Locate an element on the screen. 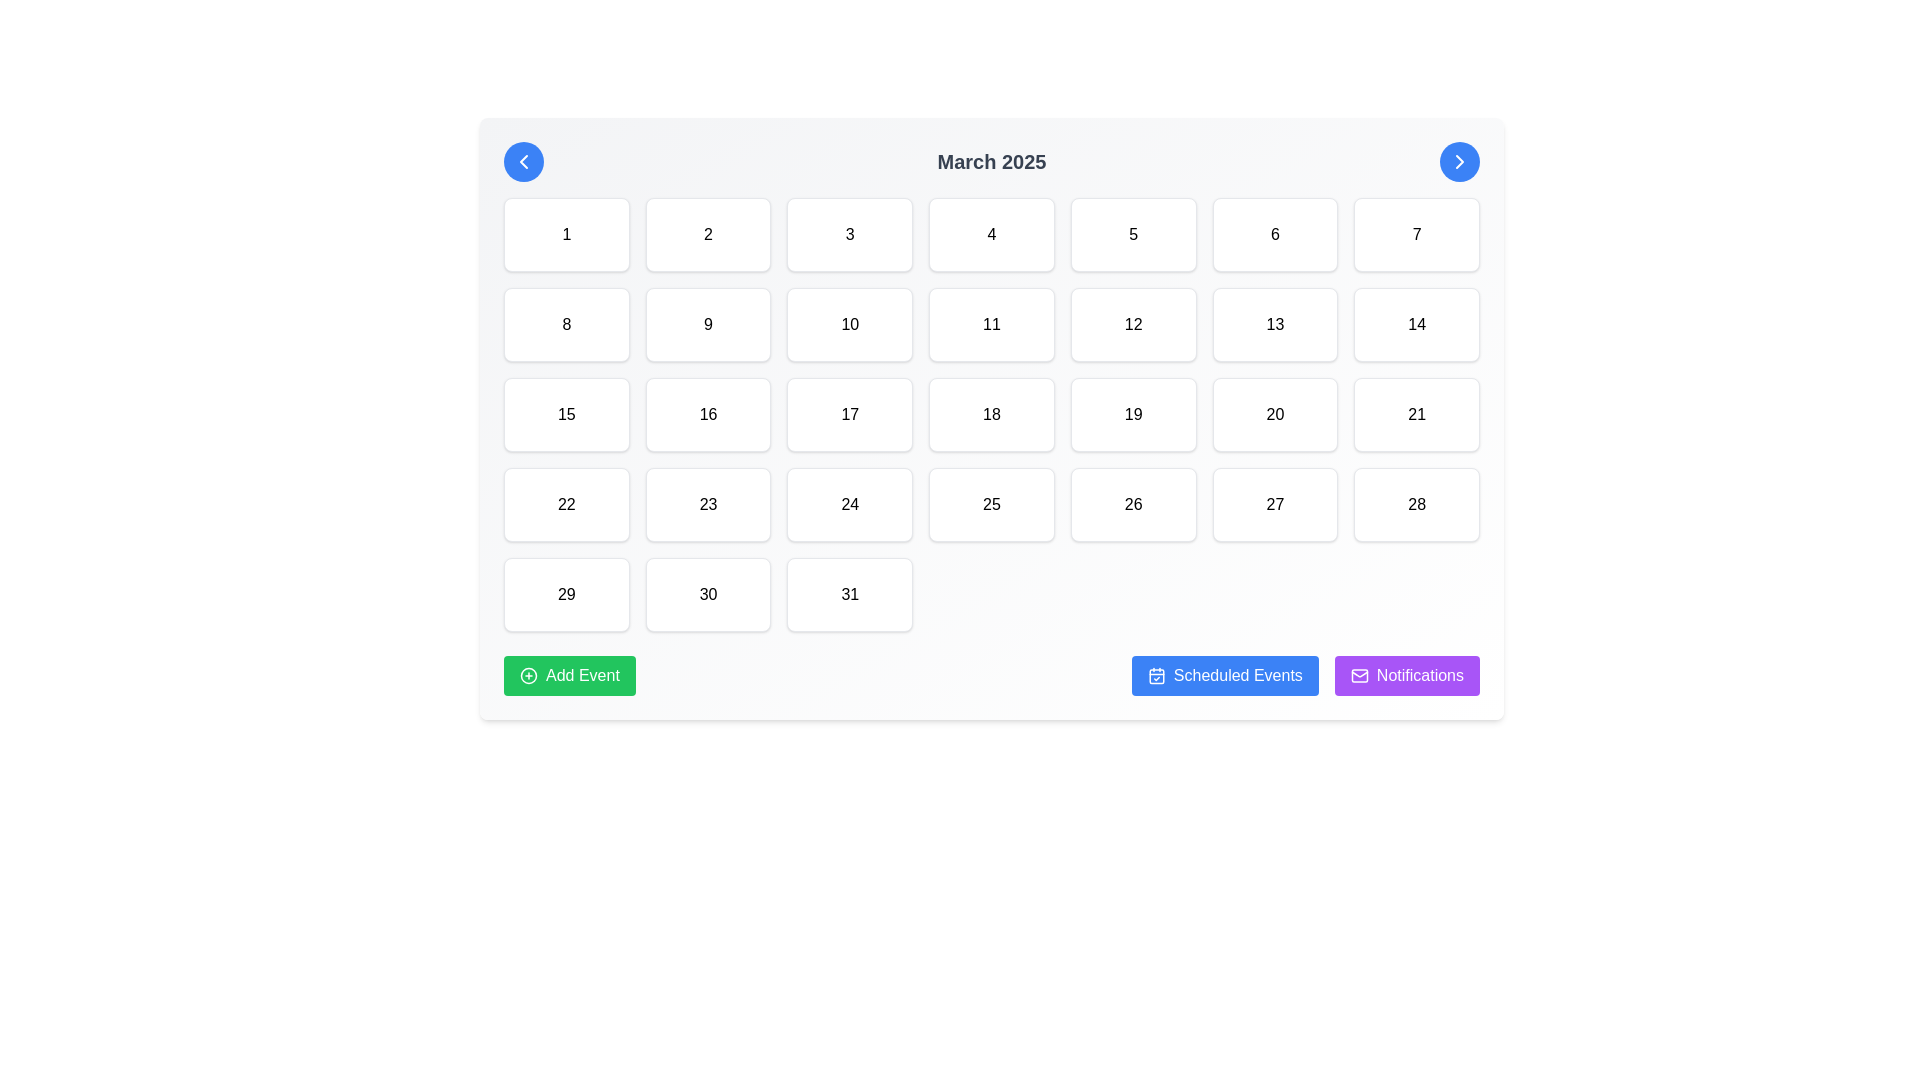 The height and width of the screenshot is (1080, 1920). the calendar date cell representing the 10th of the month is located at coordinates (850, 323).